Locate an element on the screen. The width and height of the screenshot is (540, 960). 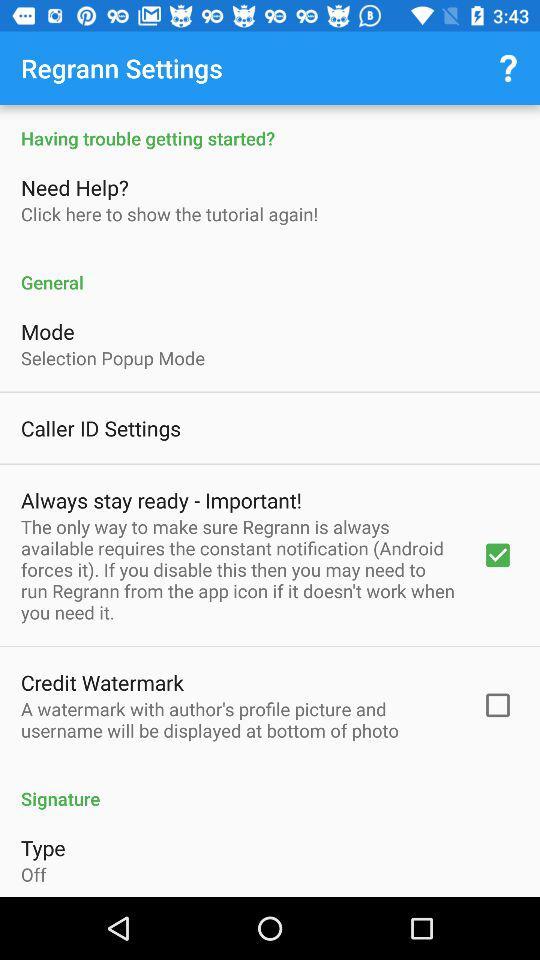
icon next to the regrann settings app is located at coordinates (508, 68).